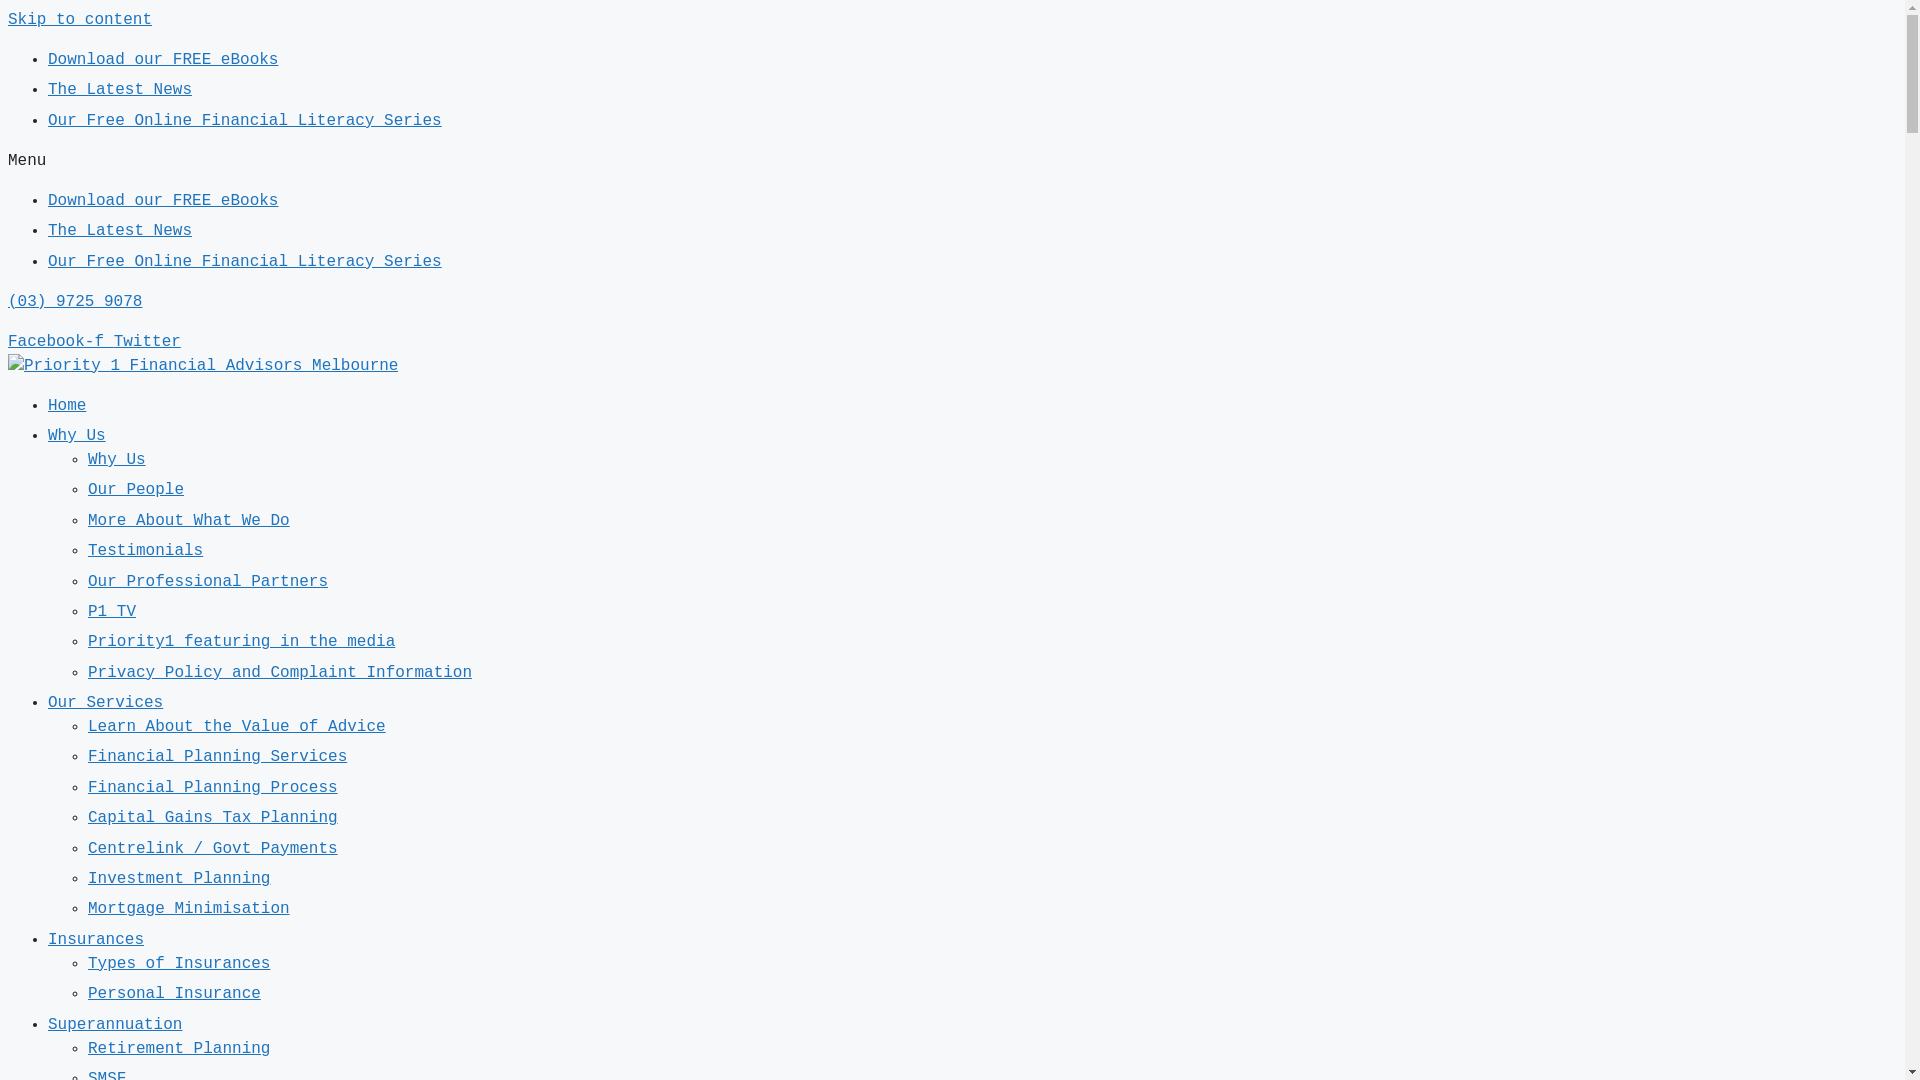 Image resolution: width=1920 pixels, height=1080 pixels. I want to click on 'Skip to content', so click(80, 19).